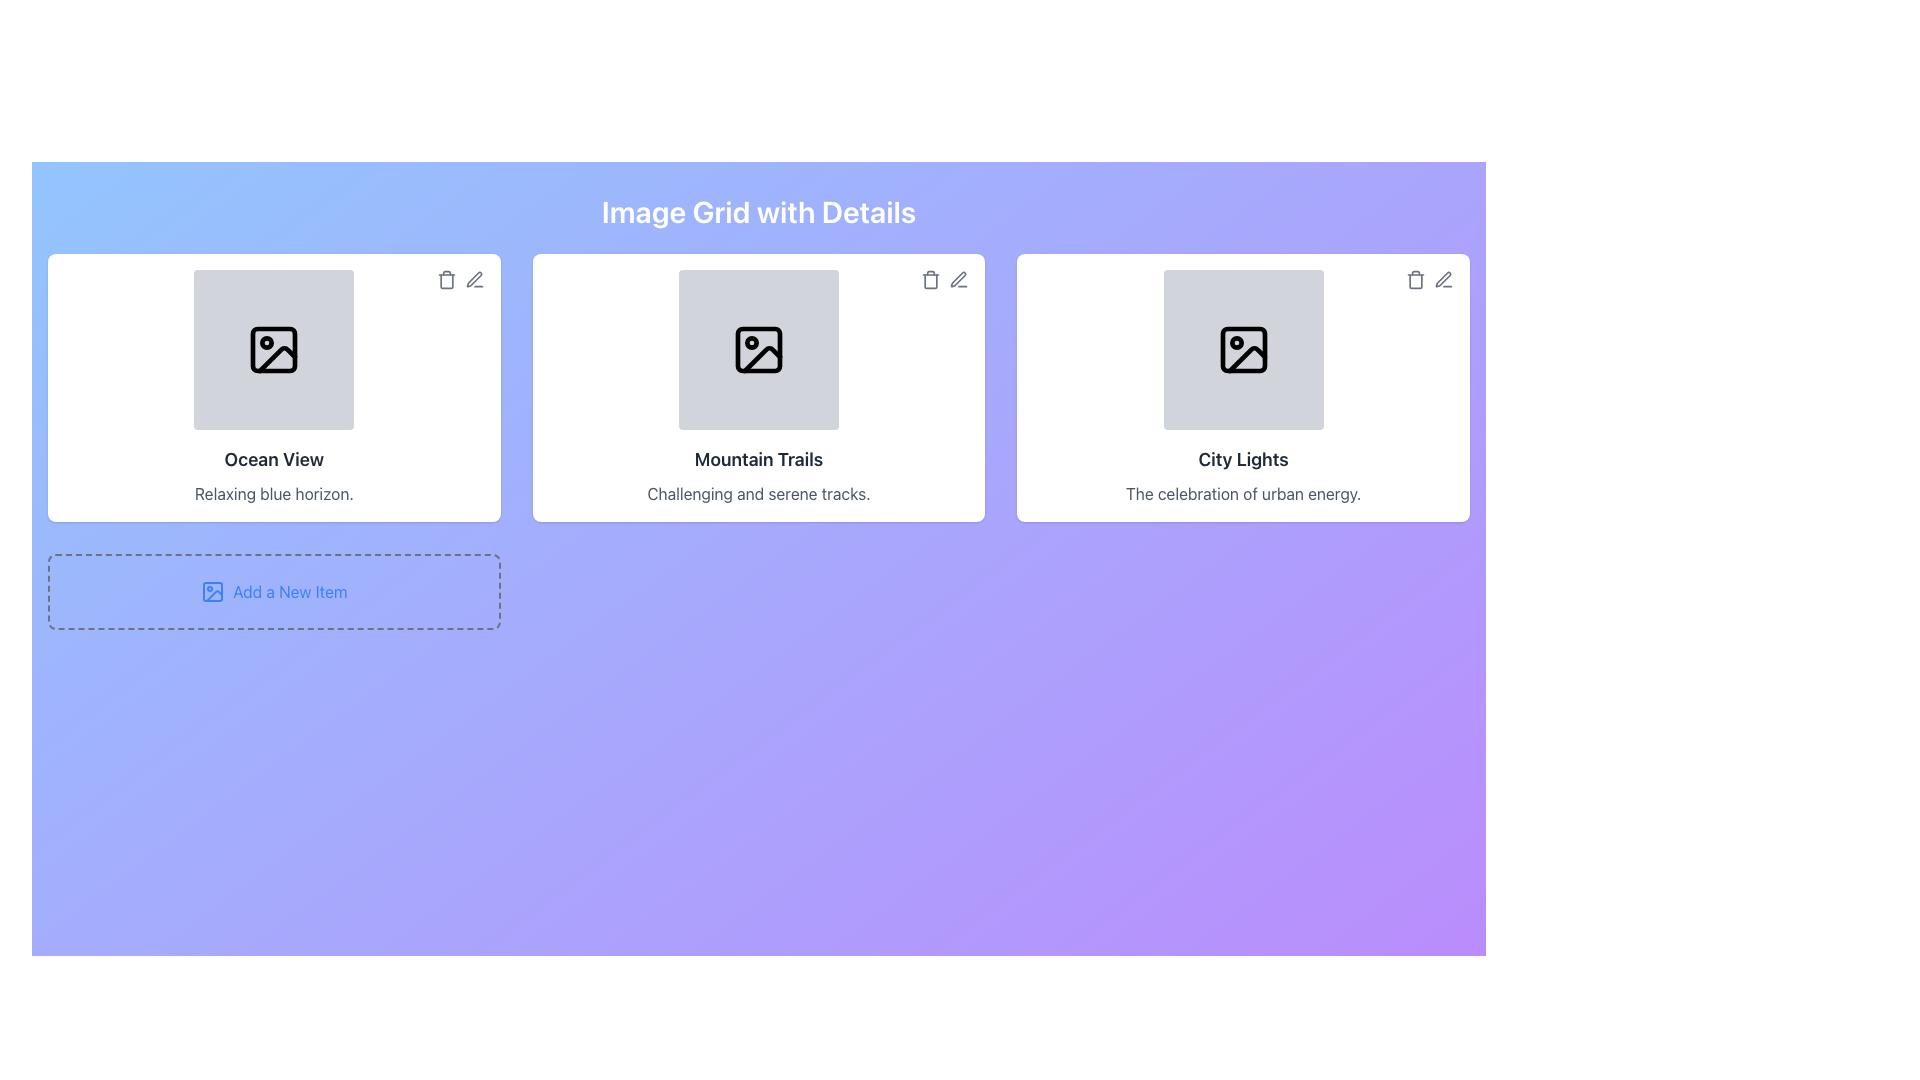 This screenshot has height=1080, width=1920. I want to click on the Static Text element that serves as a descriptive title for the content below, which is located in the upper section of the interface, centered horizontally with a distinct margin, so click(757, 212).